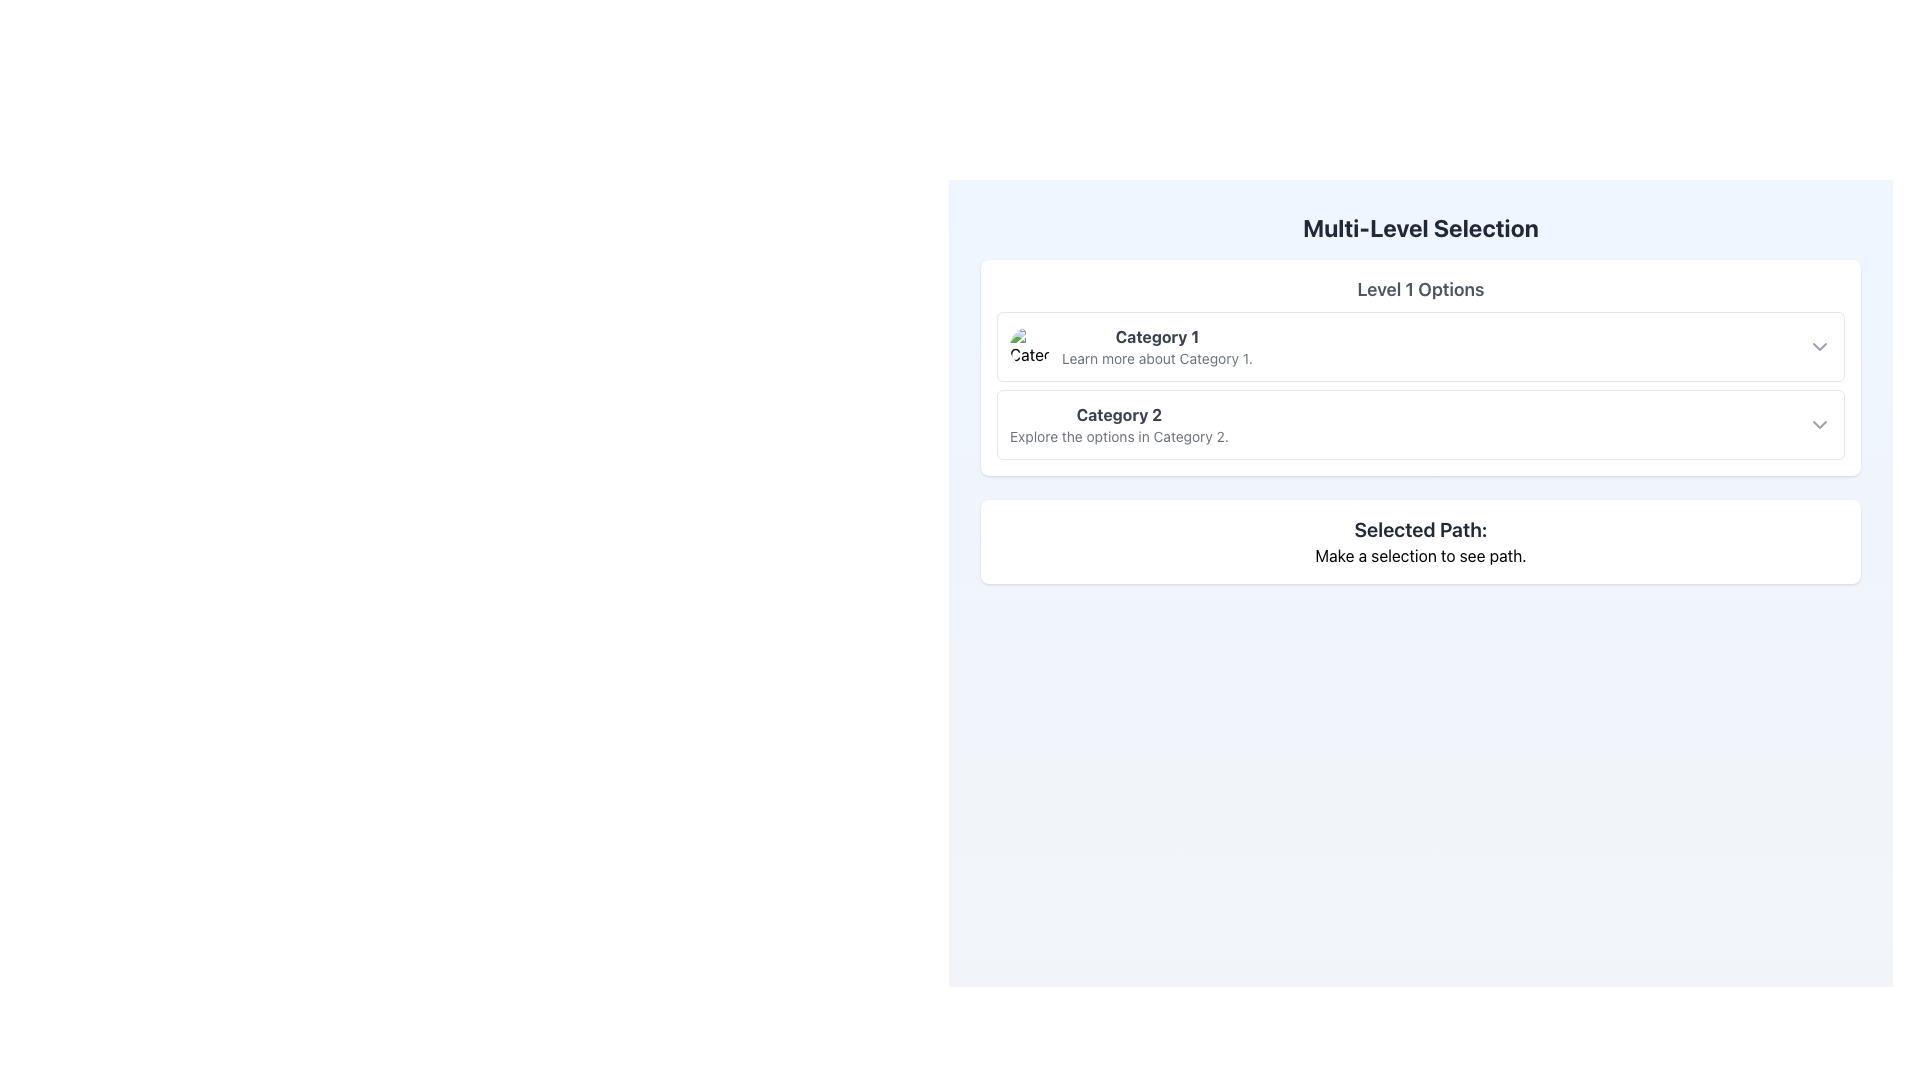 This screenshot has height=1080, width=1920. What do you see at coordinates (1157, 357) in the screenshot?
I see `the text label providing additional information related to 'Category 1', which is positioned directly below the 'Category 1' heading` at bounding box center [1157, 357].